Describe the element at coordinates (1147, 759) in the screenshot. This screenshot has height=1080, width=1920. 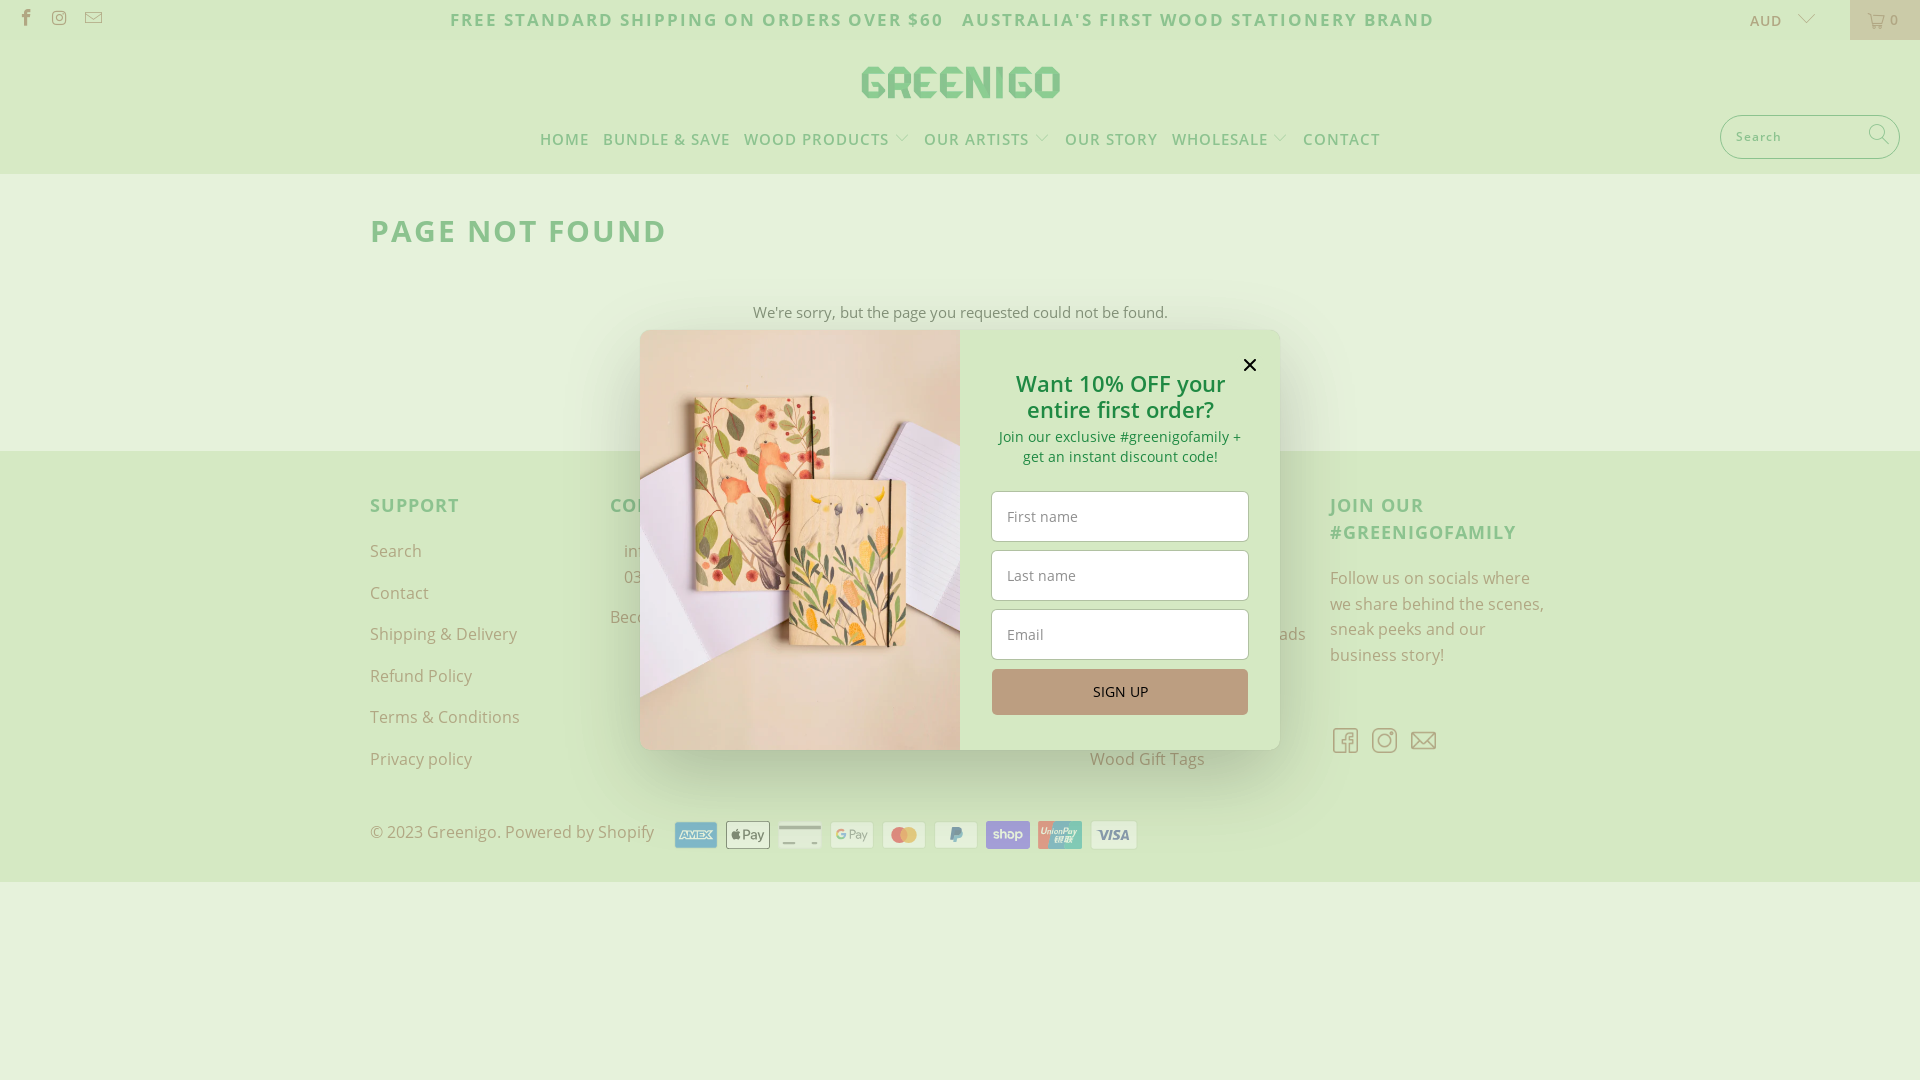
I see `'Wood Gift Tags'` at that location.